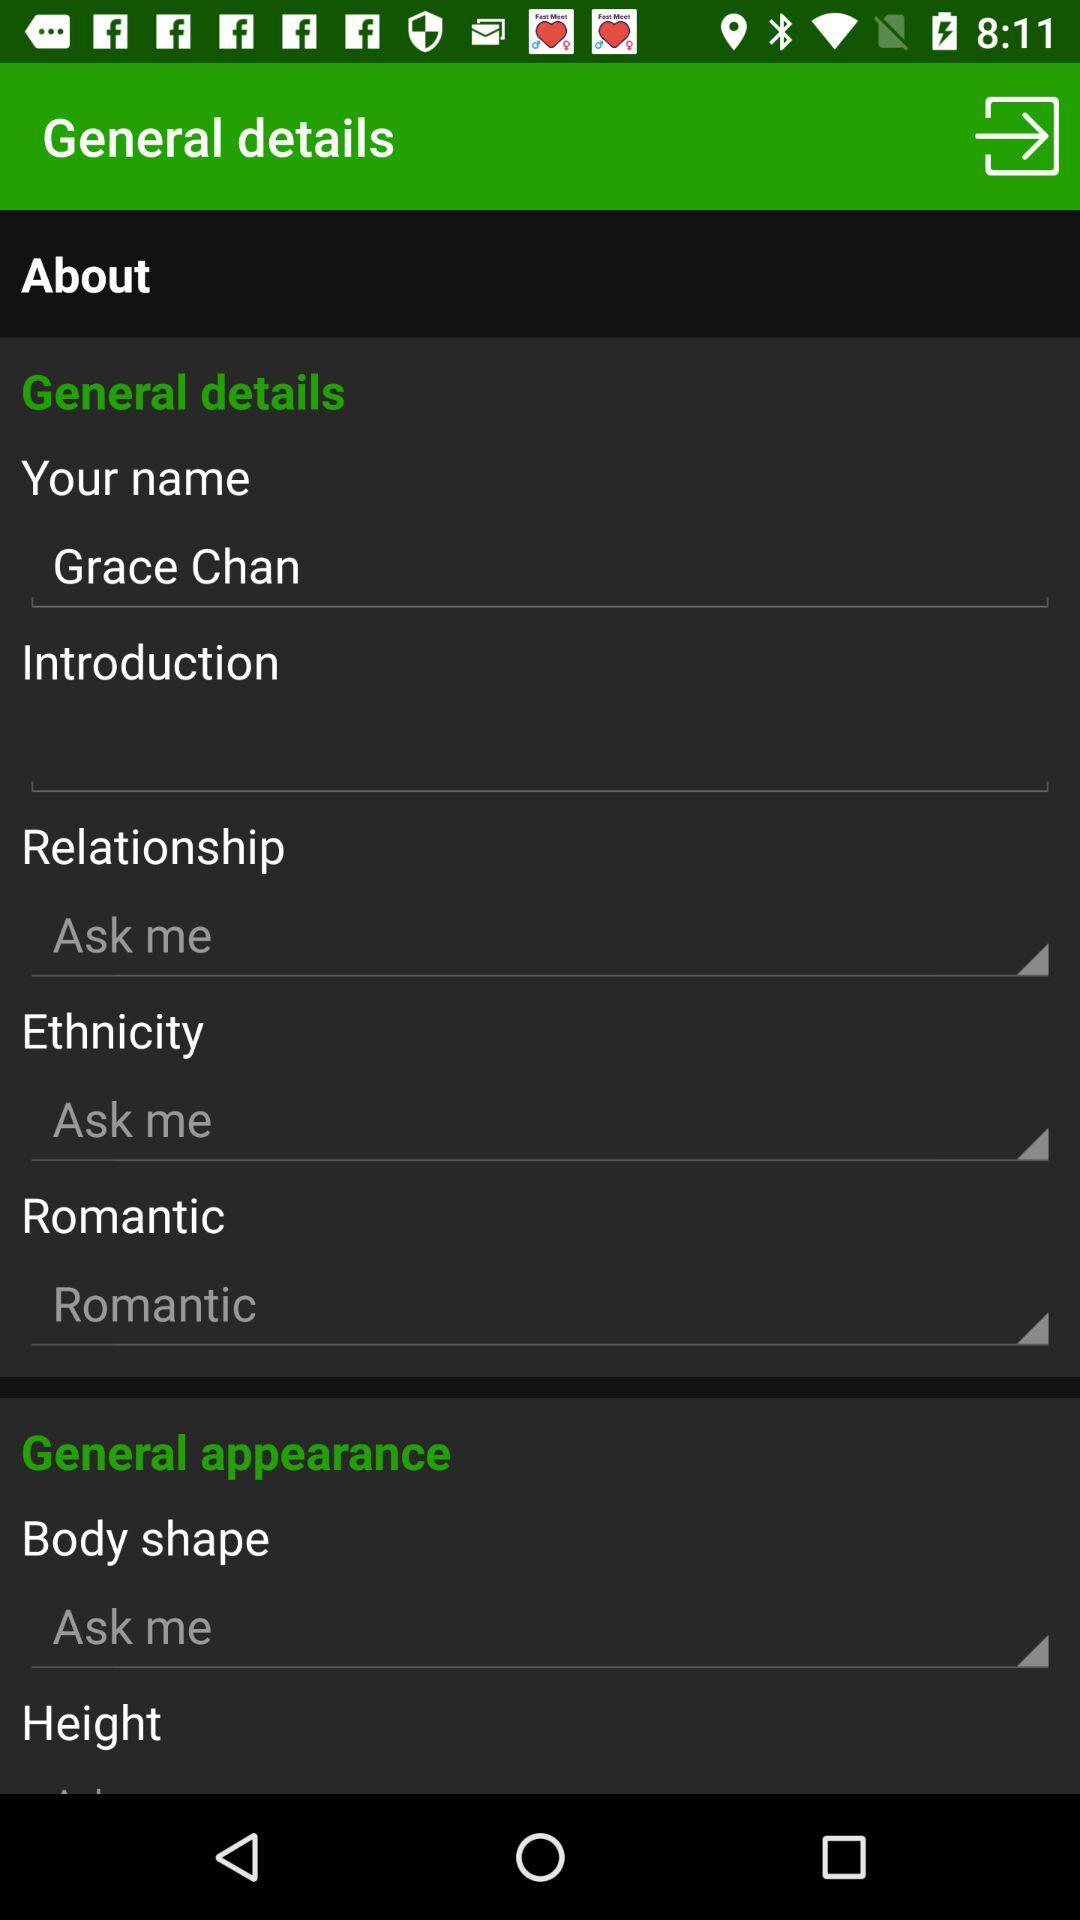 Image resolution: width=1080 pixels, height=1920 pixels. Describe the element at coordinates (540, 749) in the screenshot. I see `text writing box` at that location.